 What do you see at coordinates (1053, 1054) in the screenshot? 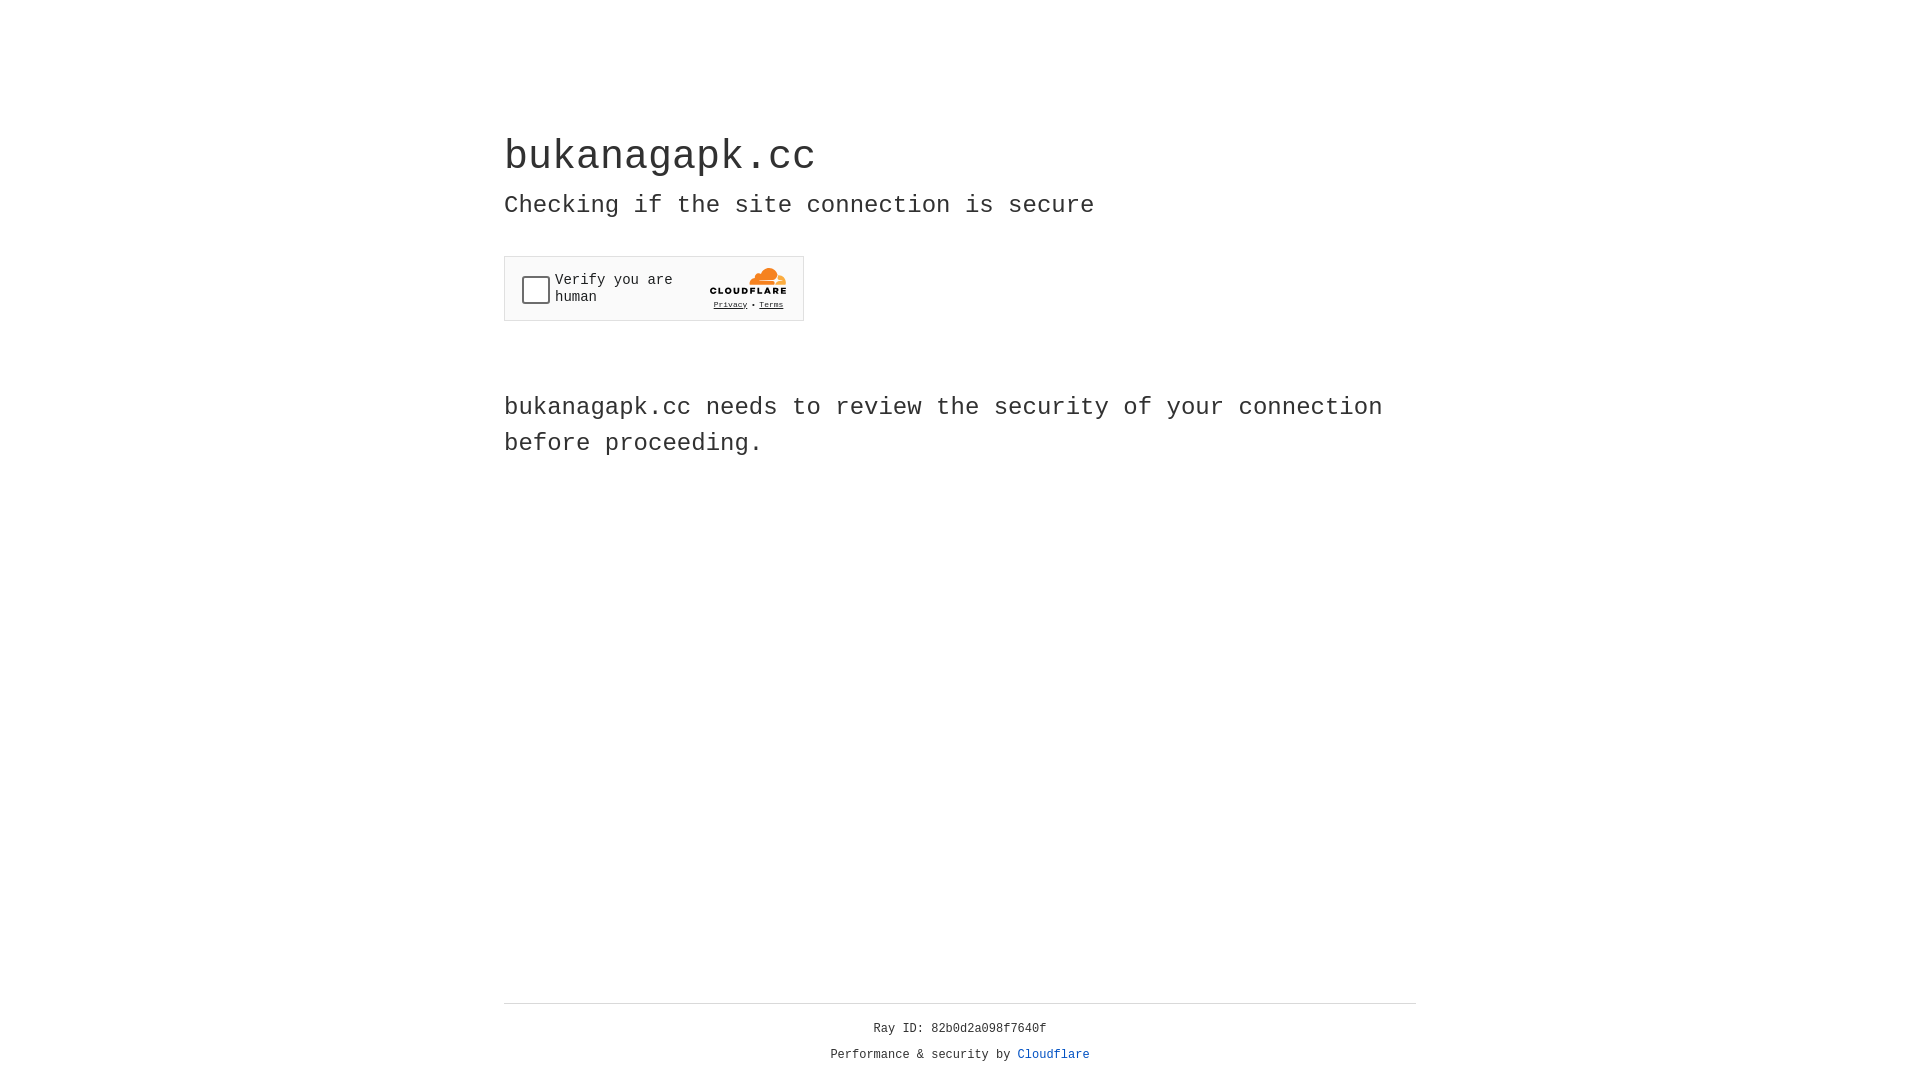
I see `'Cloudflare'` at bounding box center [1053, 1054].